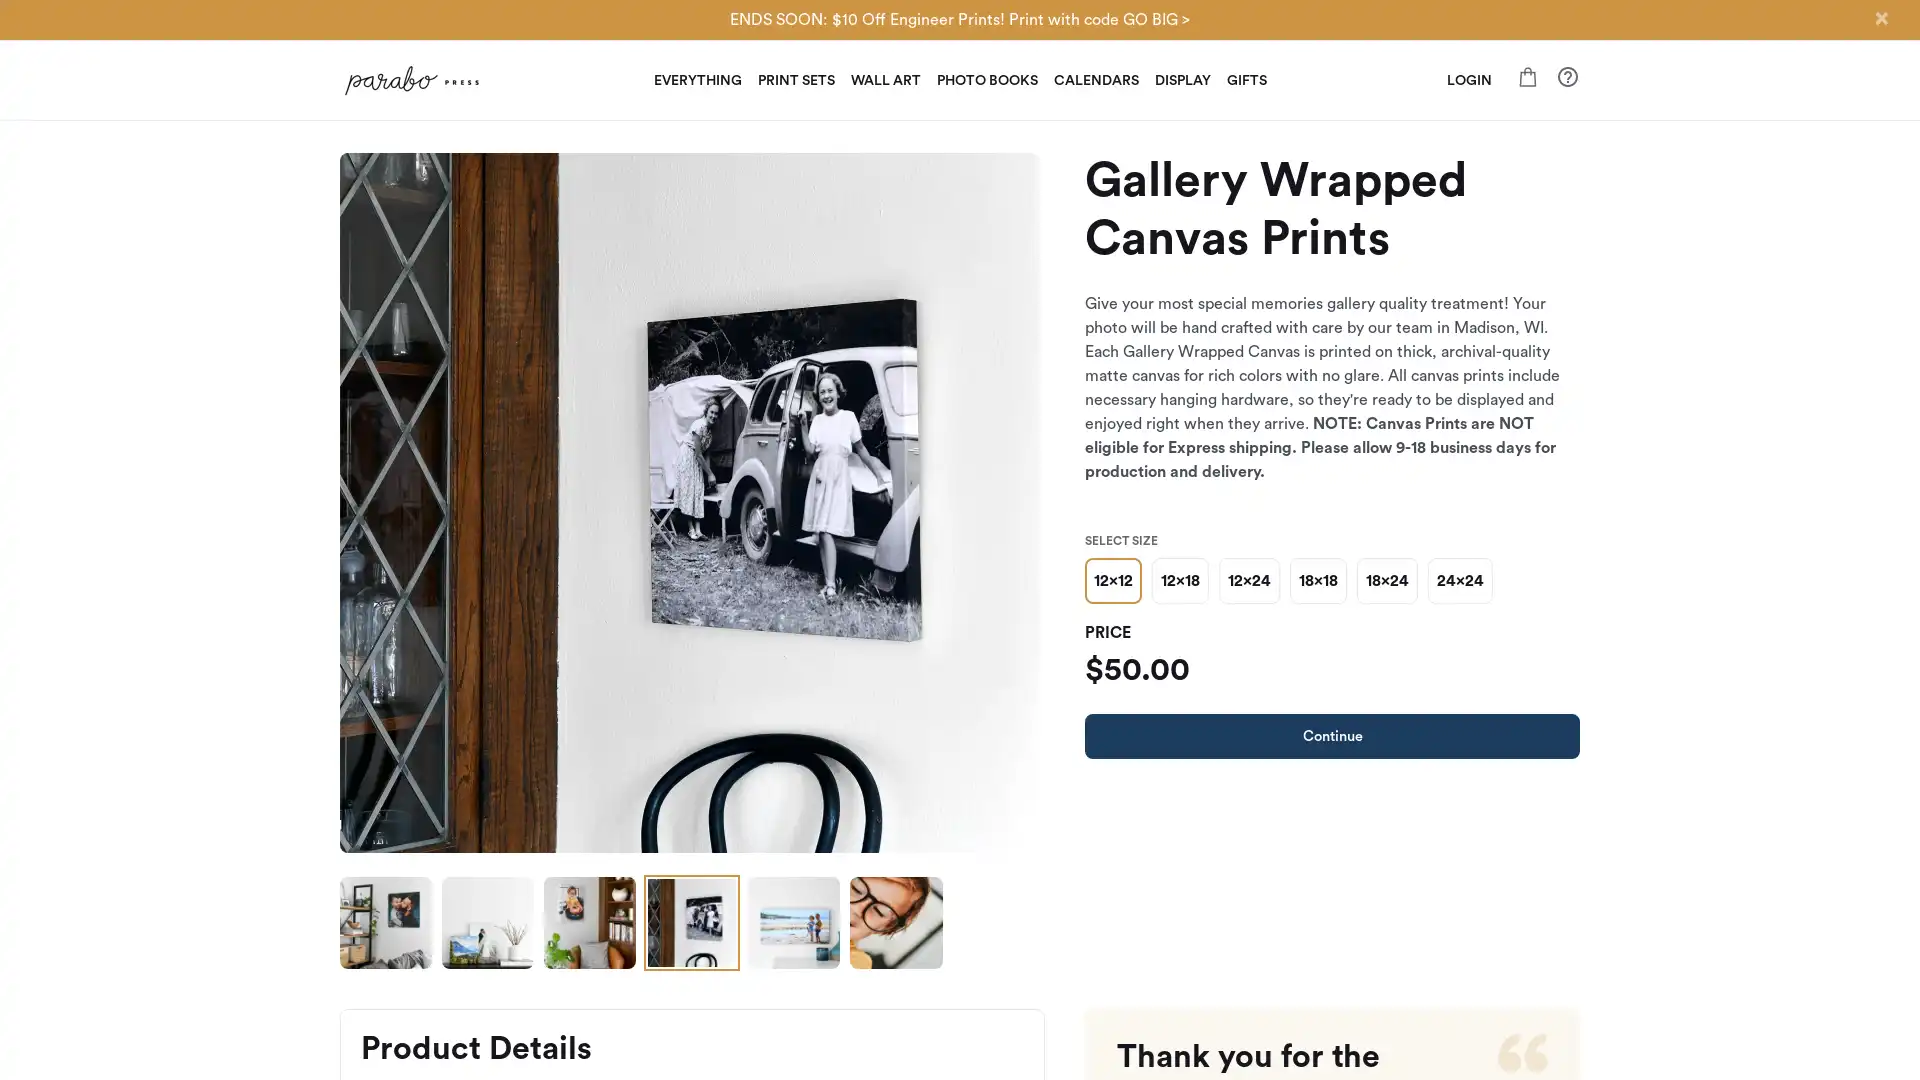 The image size is (1920, 1080). What do you see at coordinates (1880, 18) in the screenshot?
I see `Close` at bounding box center [1880, 18].